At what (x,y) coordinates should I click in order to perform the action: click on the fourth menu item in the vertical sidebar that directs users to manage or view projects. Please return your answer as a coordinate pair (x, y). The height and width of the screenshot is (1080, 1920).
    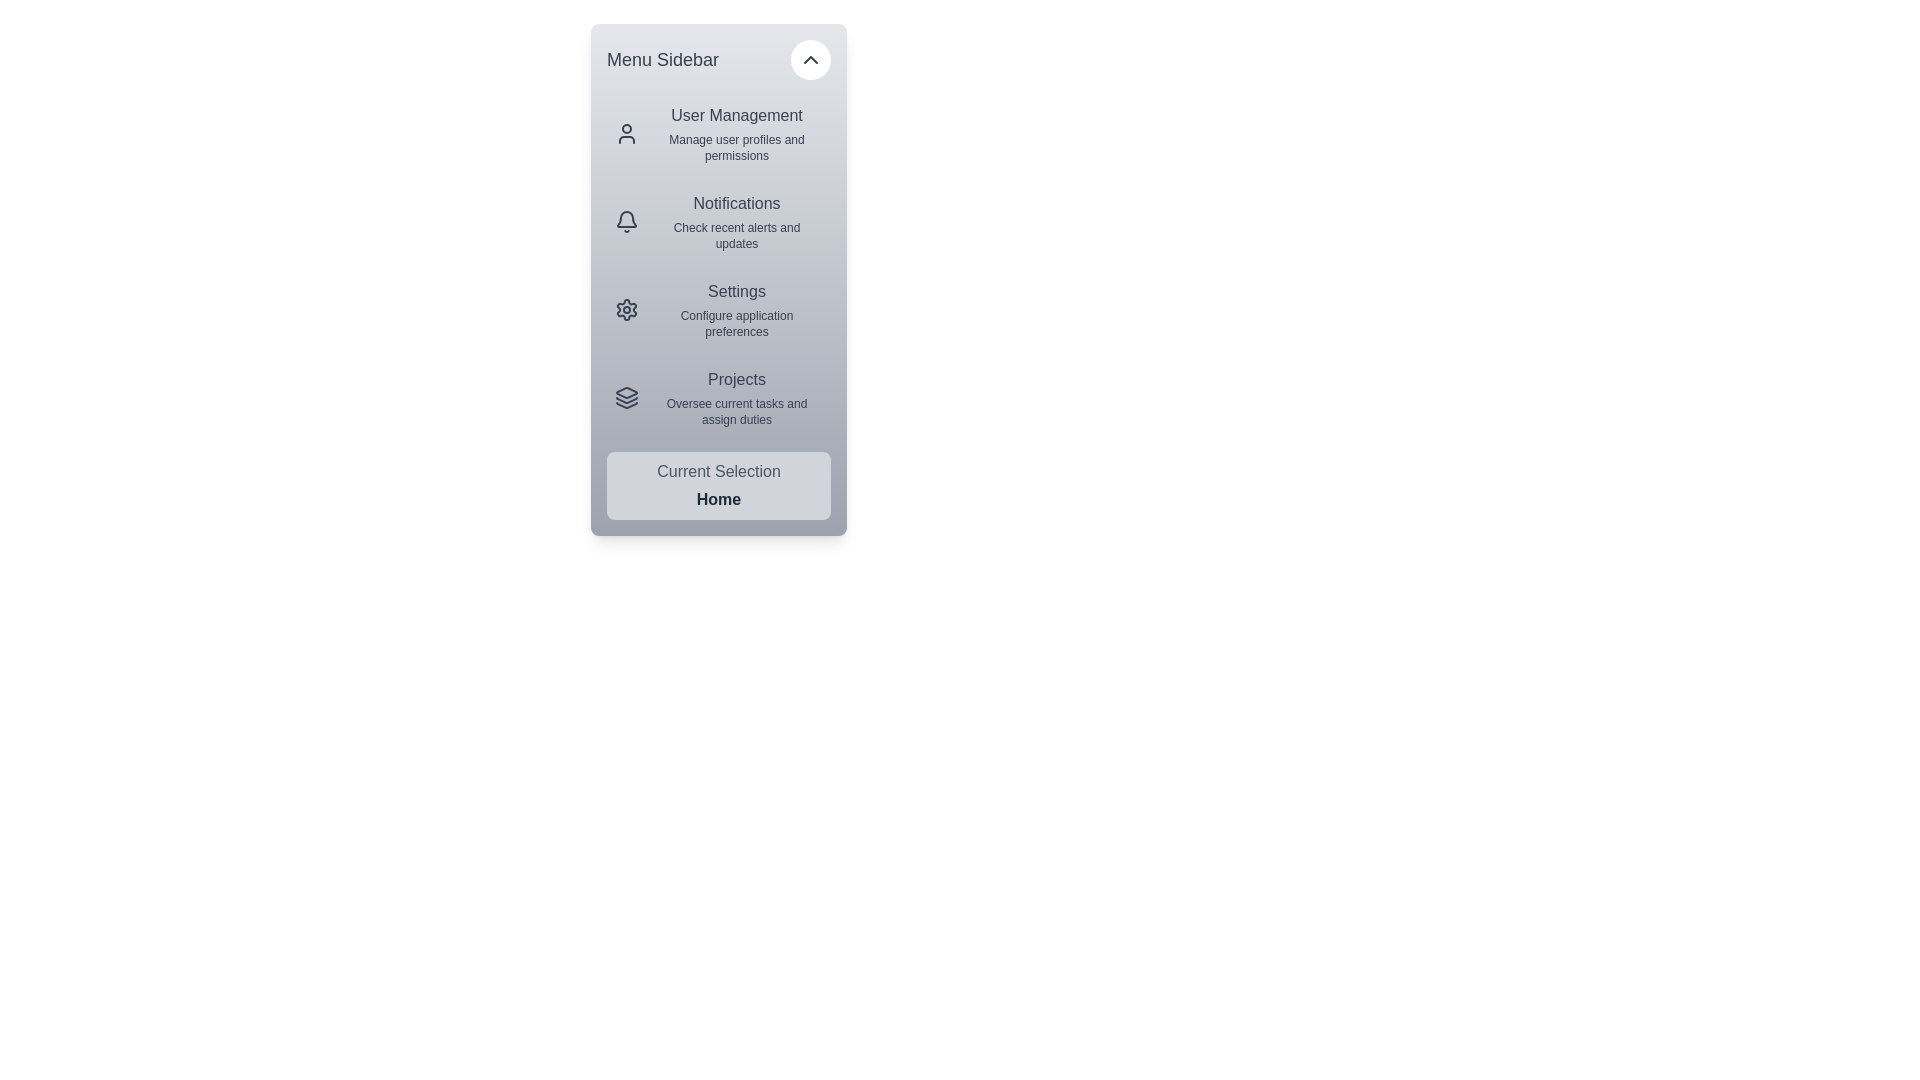
    Looking at the image, I should click on (736, 397).